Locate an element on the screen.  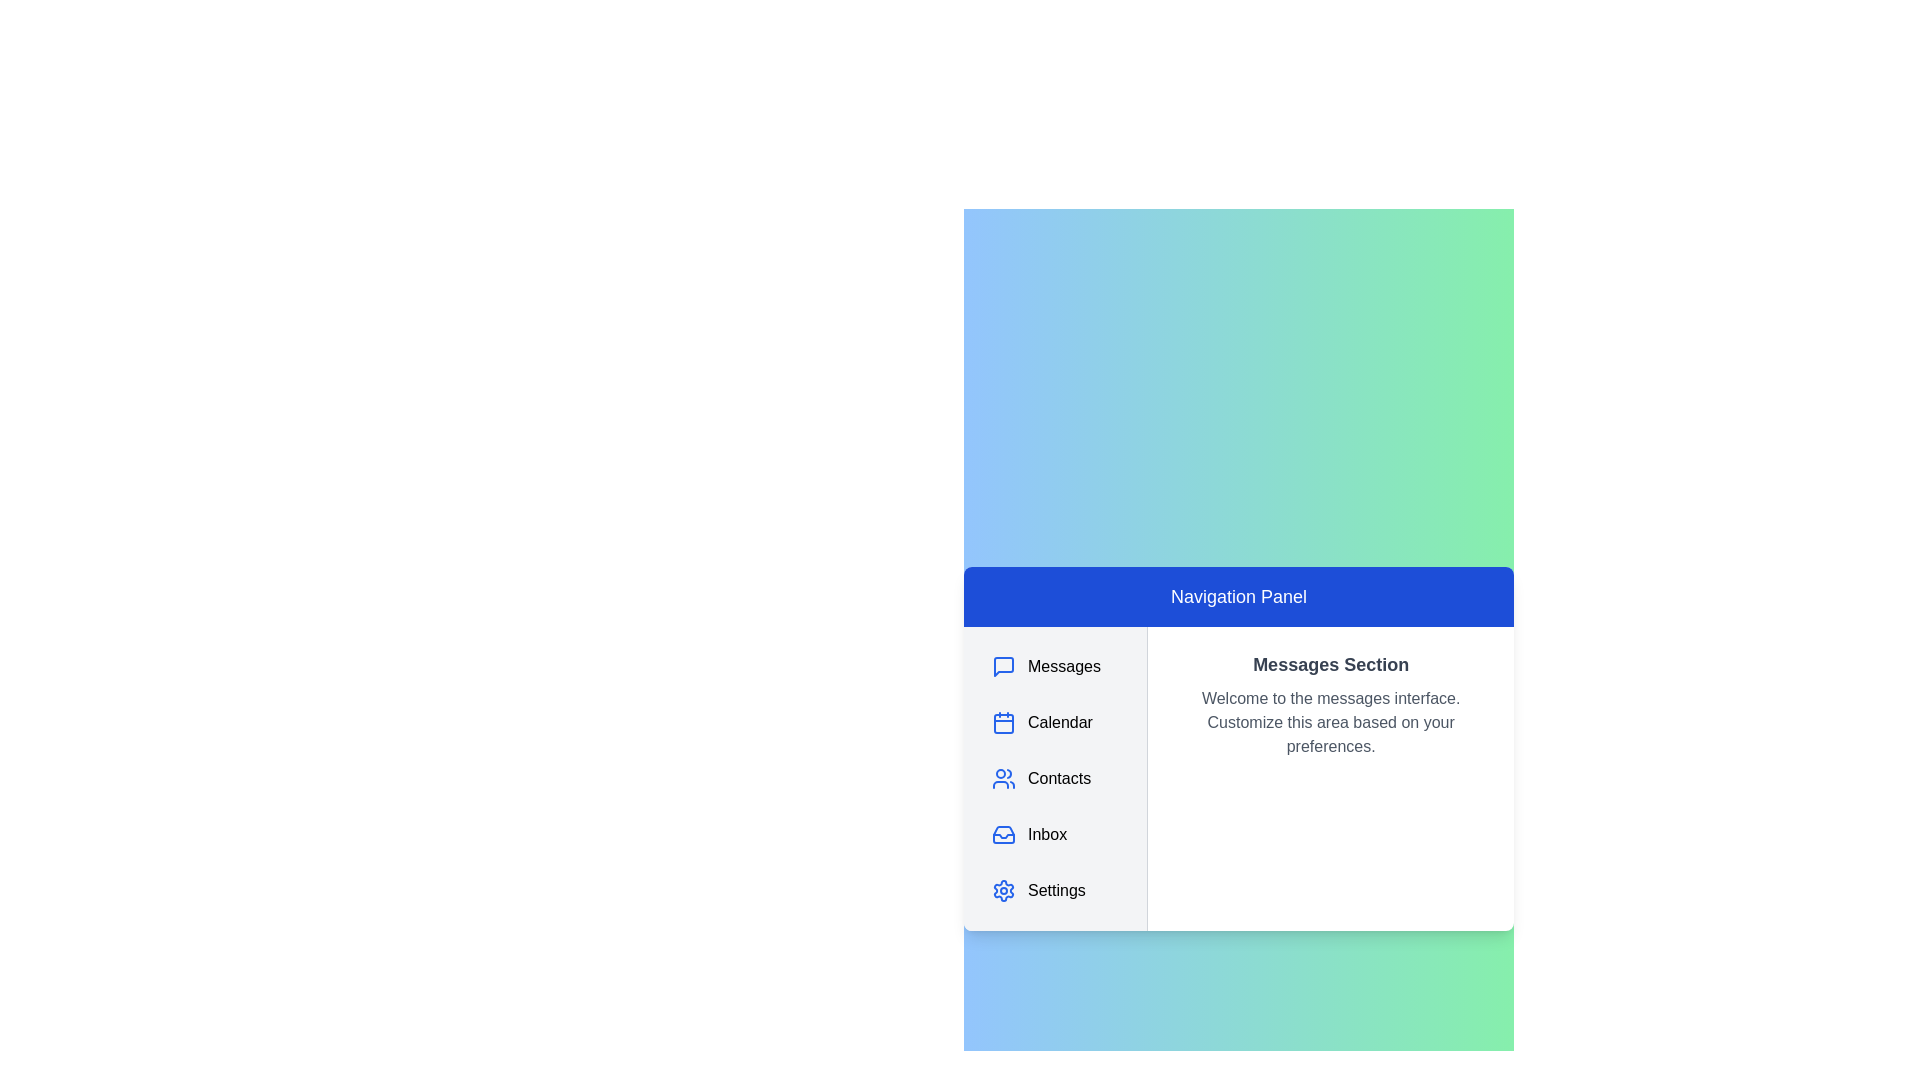
the Inbox section by clicking its icon in the navigation panel is located at coordinates (1003, 834).